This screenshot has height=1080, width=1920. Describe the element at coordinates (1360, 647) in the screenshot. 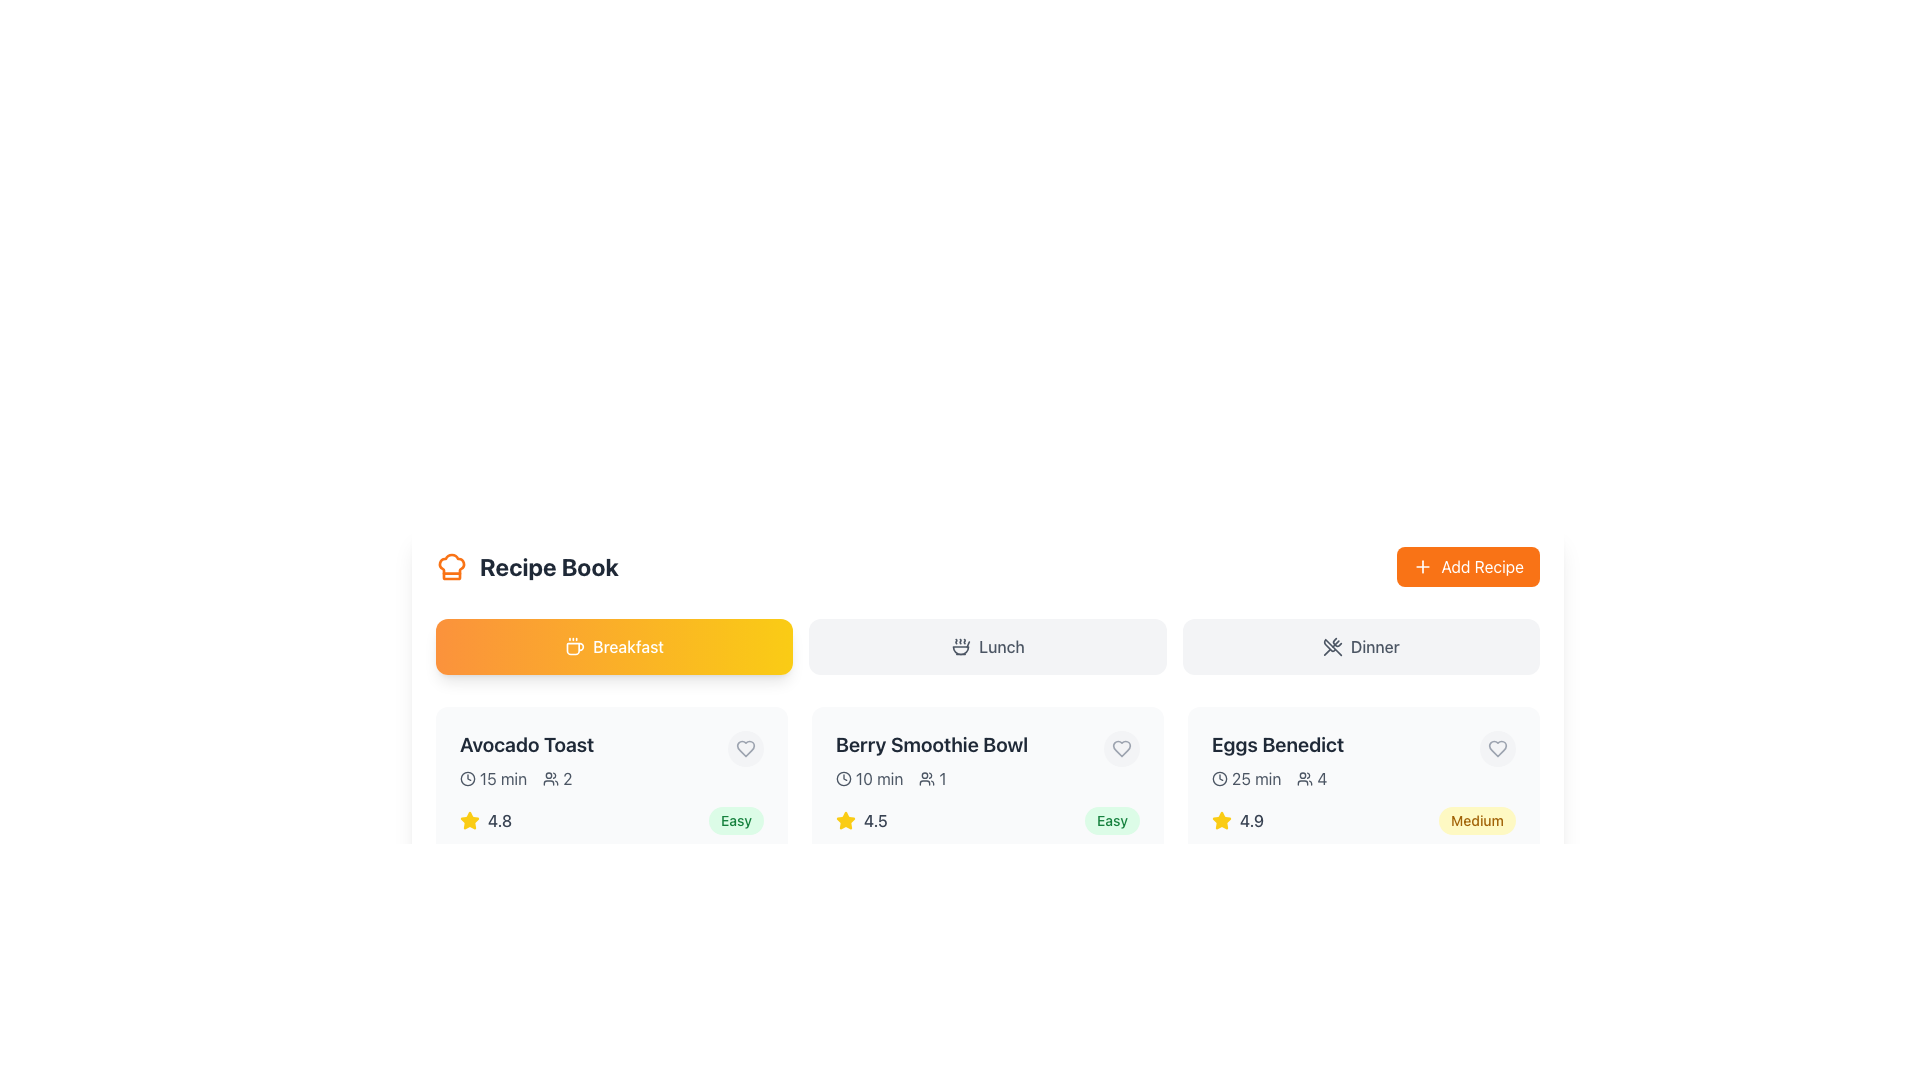

I see `'Dinner' interactive button, which is the third button in a series of three, featuring a light gray background, rounded borders, and displaying crossed utensils icon and text in medium font` at that location.